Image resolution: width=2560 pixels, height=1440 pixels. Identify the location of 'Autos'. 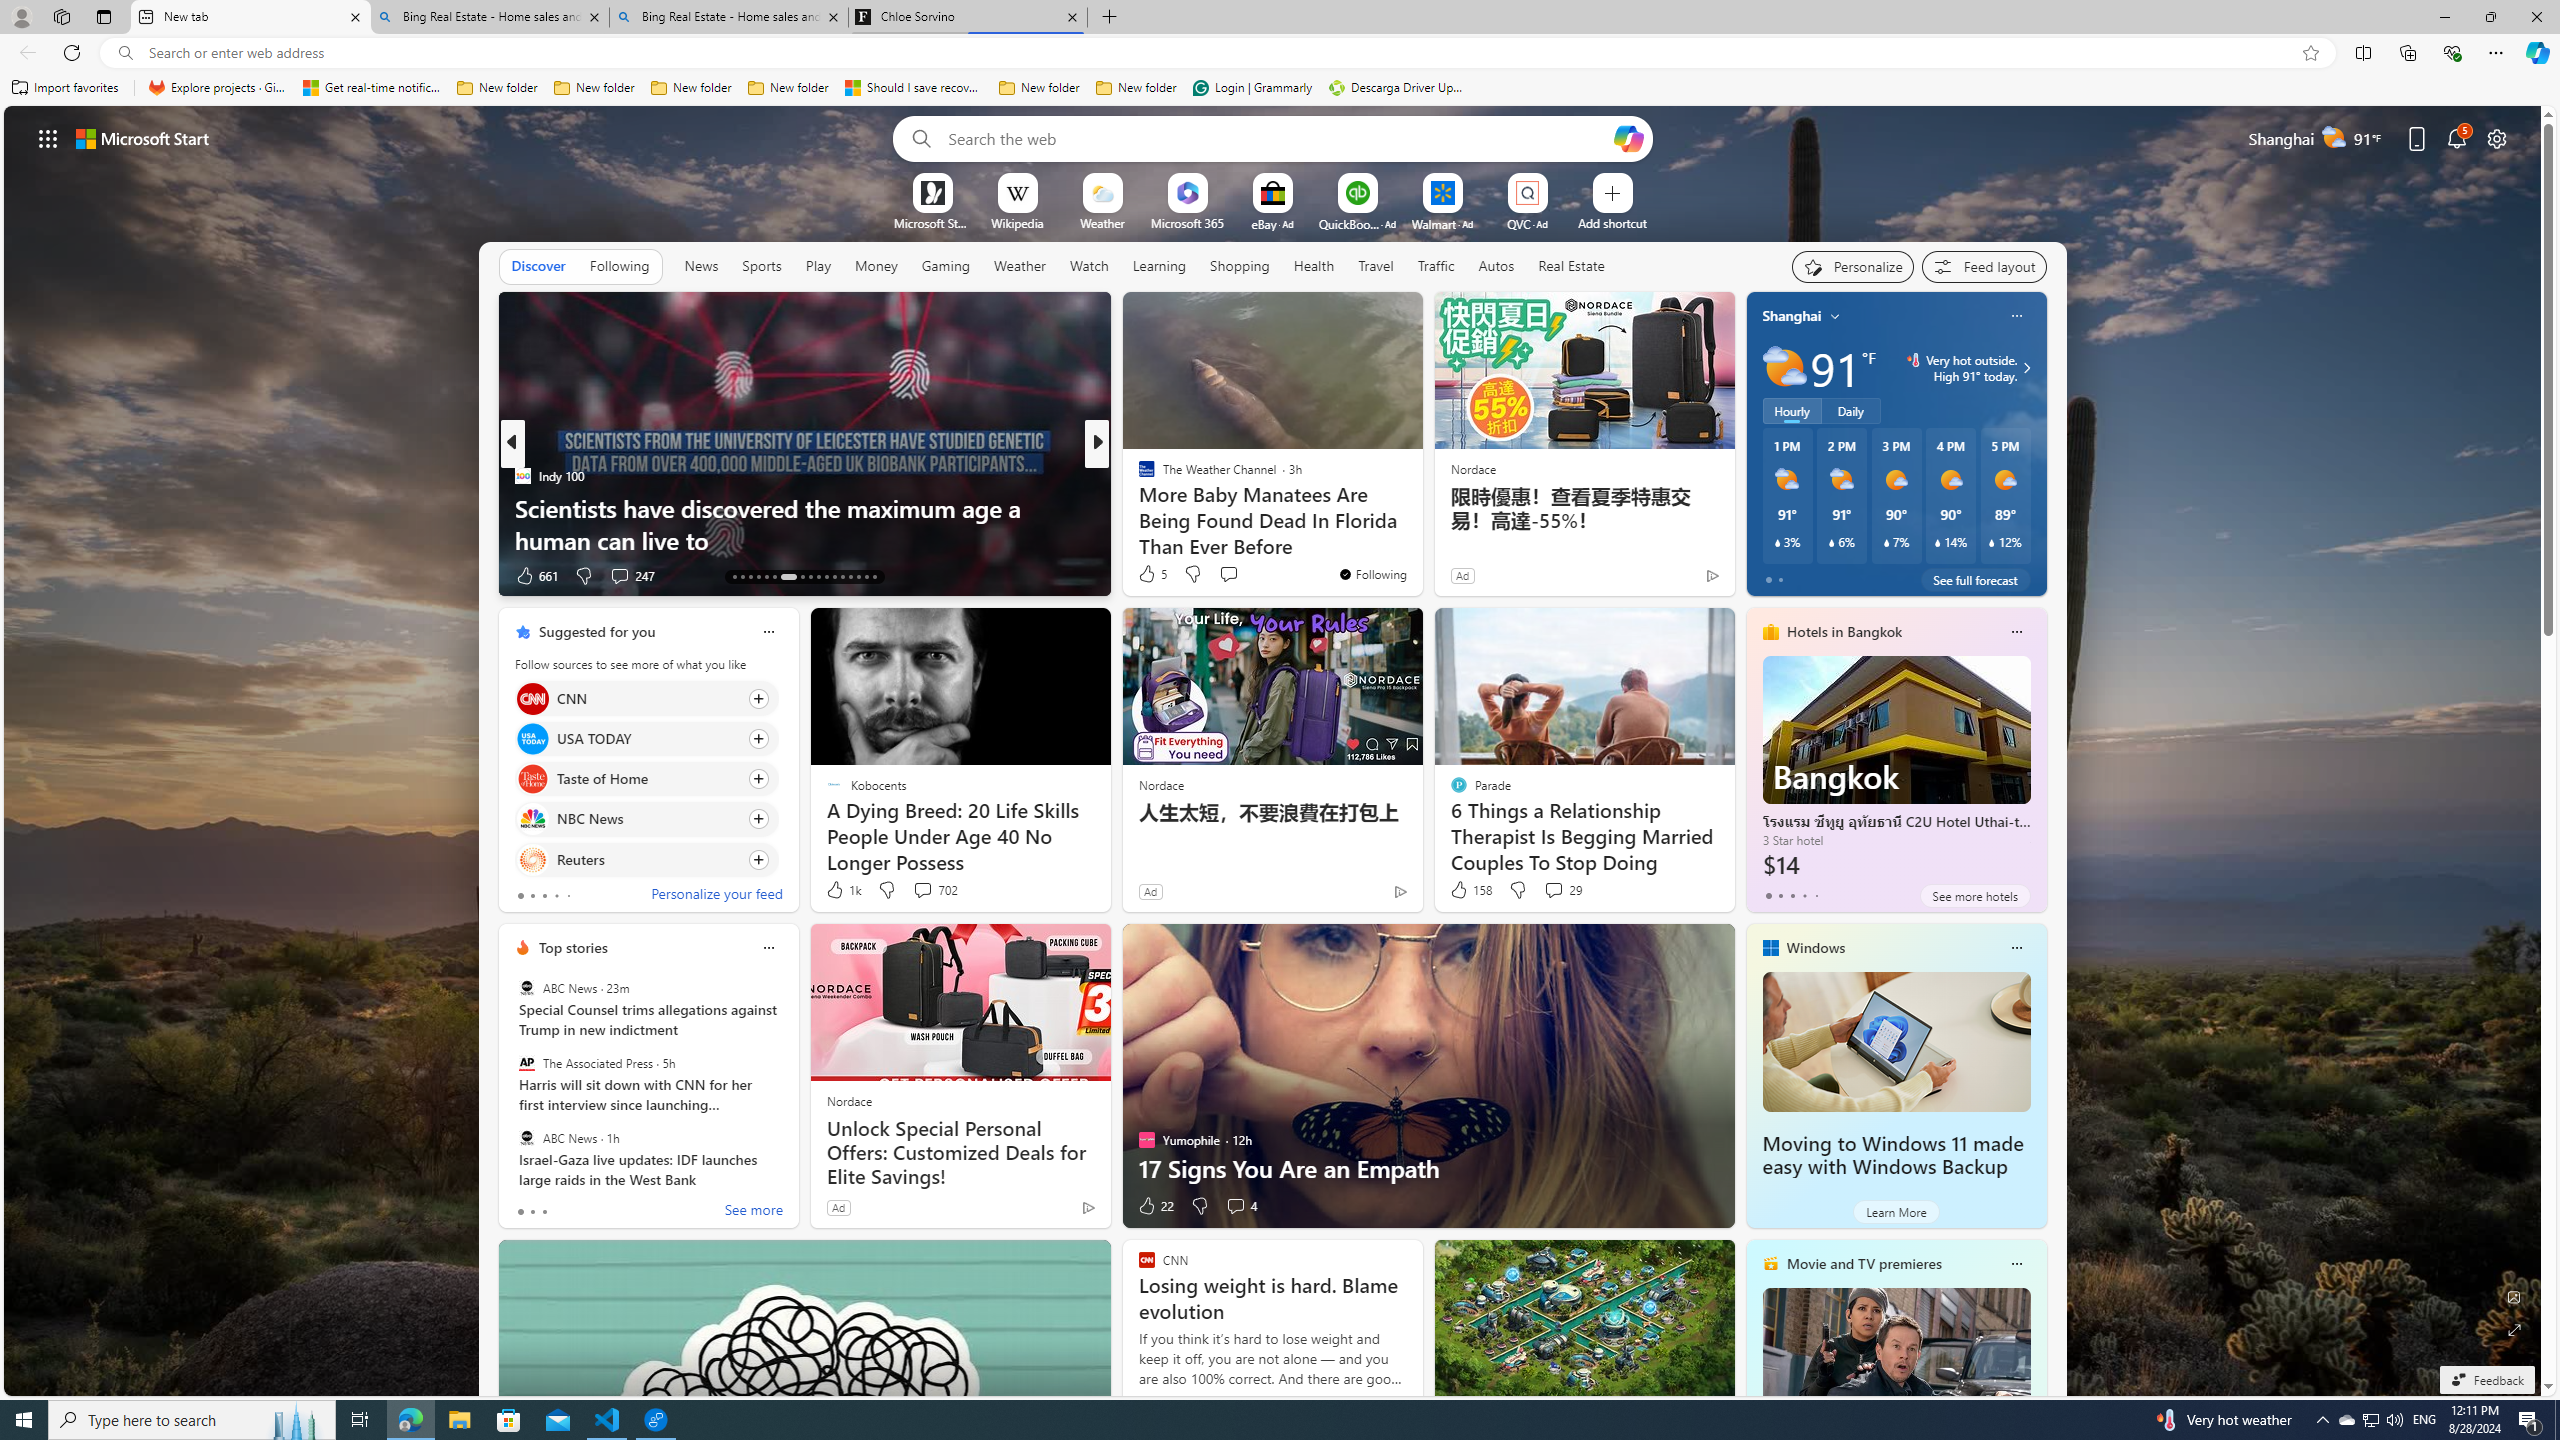
(1496, 265).